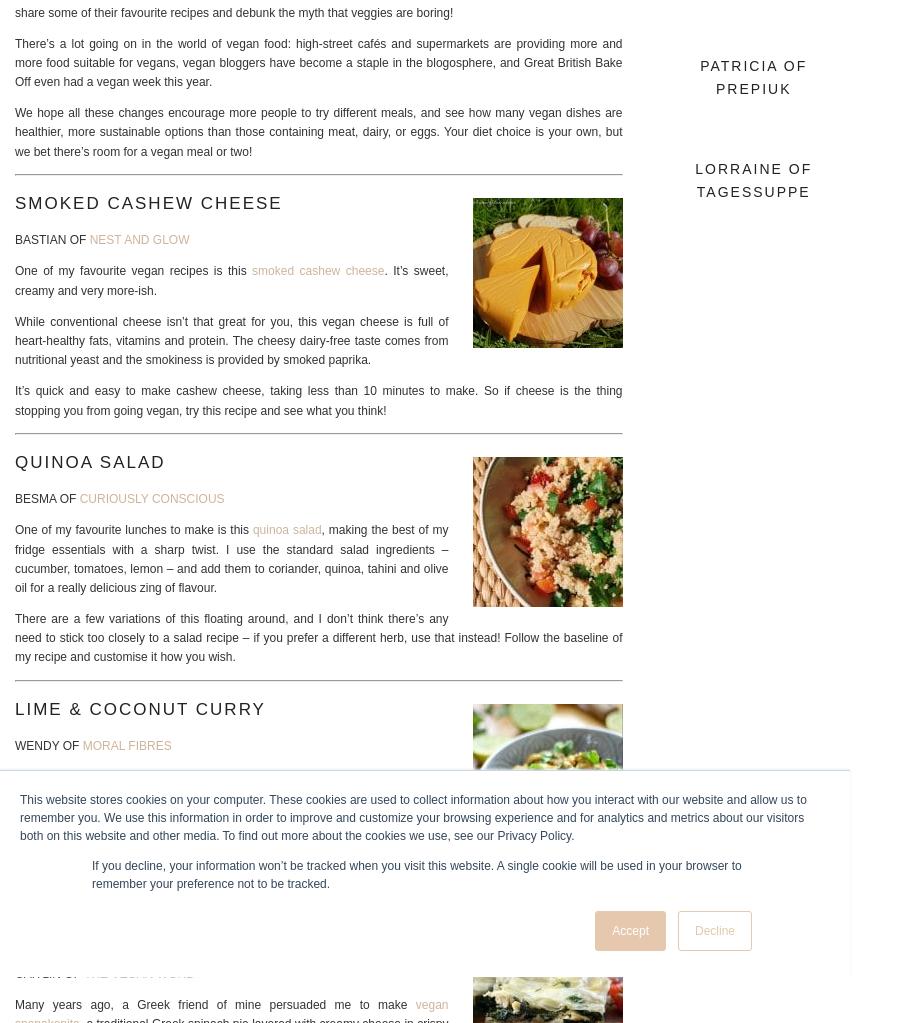  What do you see at coordinates (610, 930) in the screenshot?
I see `'Accept'` at bounding box center [610, 930].